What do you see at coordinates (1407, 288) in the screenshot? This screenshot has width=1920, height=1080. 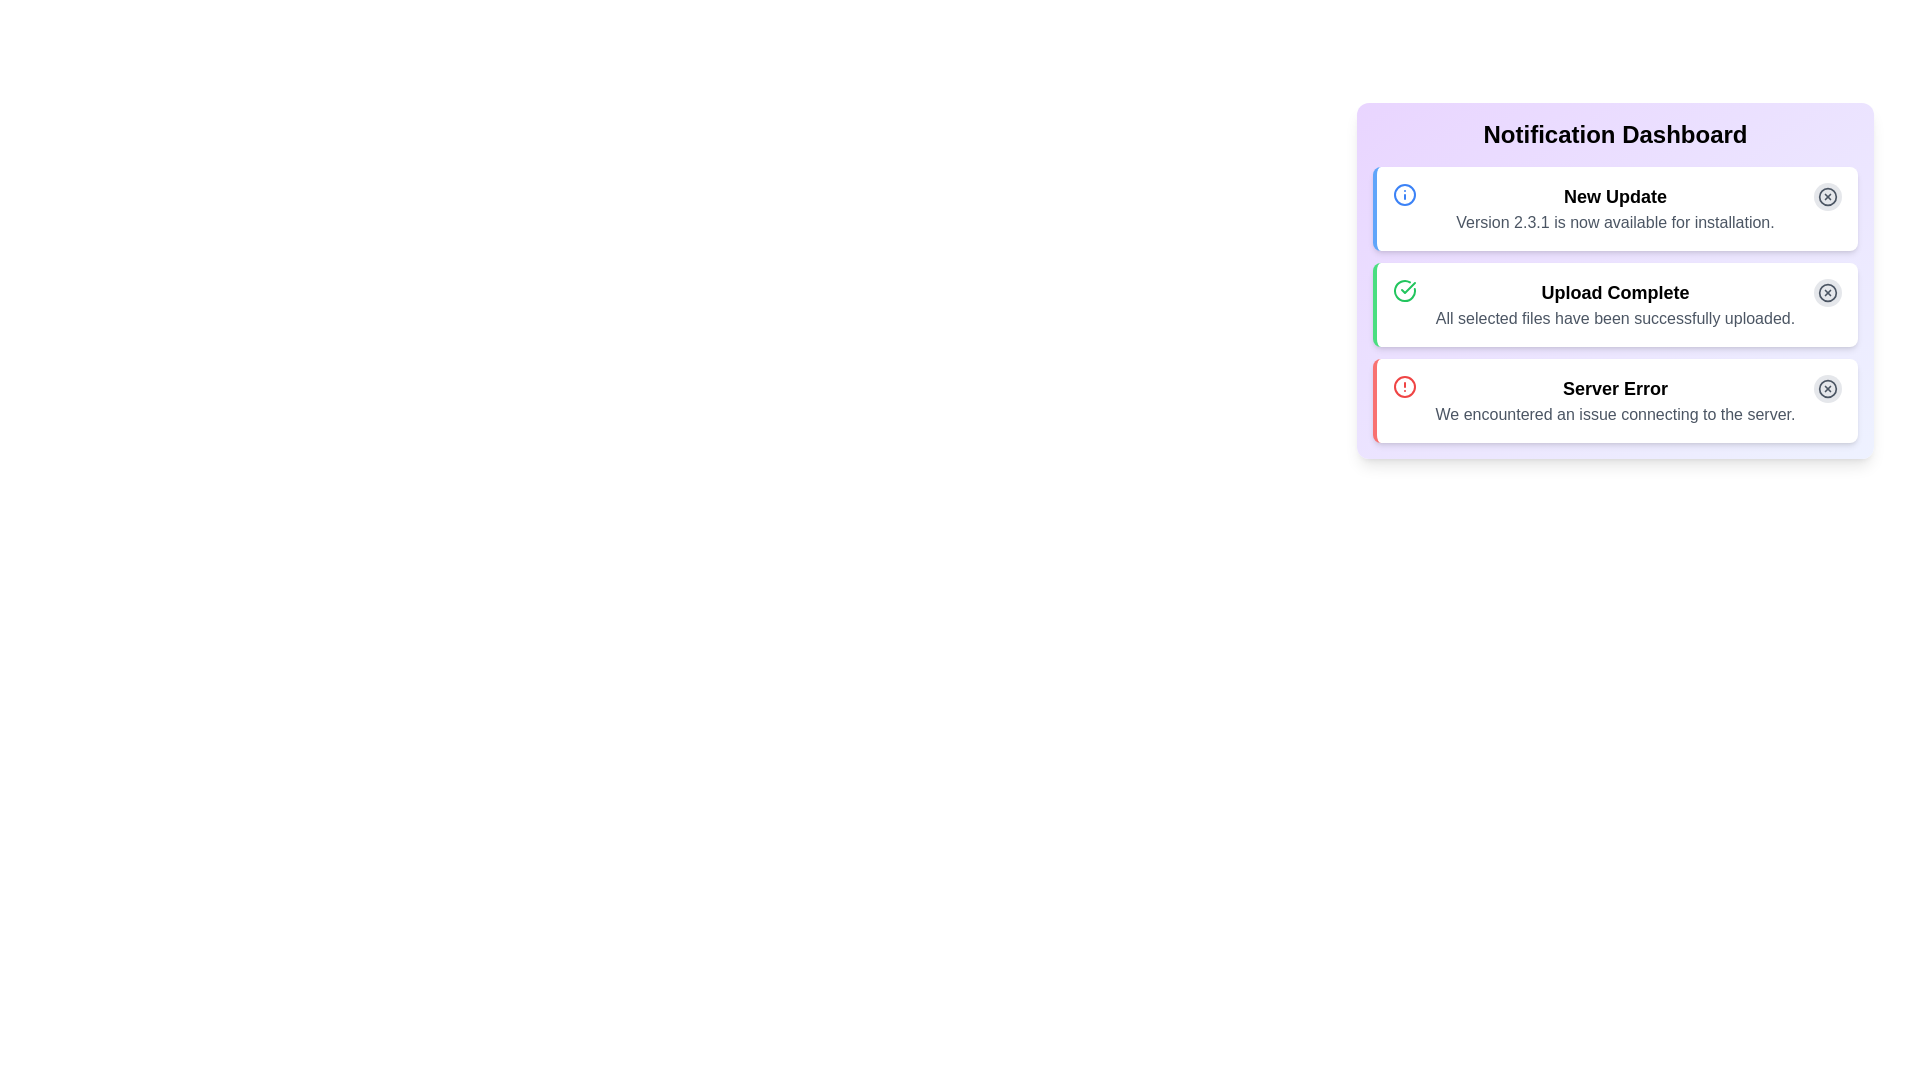 I see `the checkmark icon representing 'Upload Complete', which is styled in green and located inside a circular element in the second notification card` at bounding box center [1407, 288].